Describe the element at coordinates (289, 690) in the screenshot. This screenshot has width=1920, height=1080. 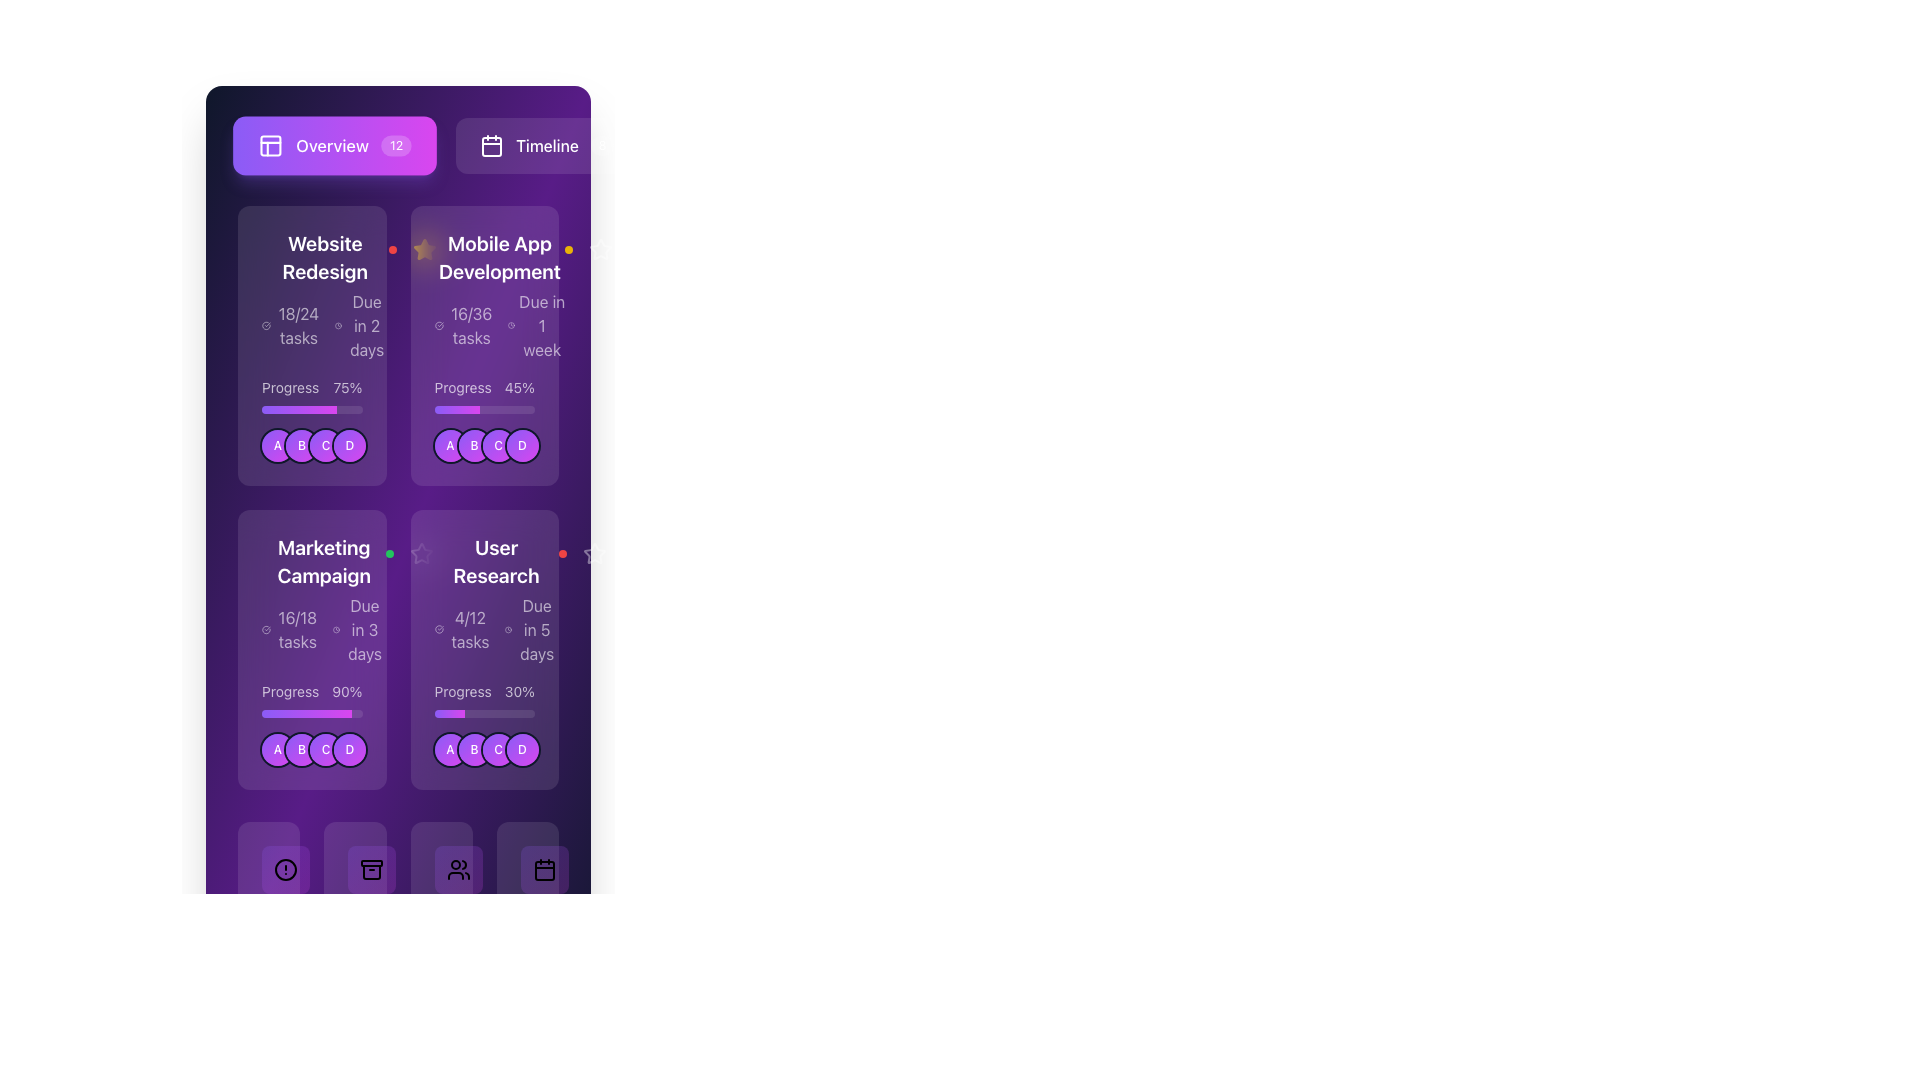
I see `the static text label displaying the word 'Progress' in a small-sized font, located in the bottom-left card labeled 'Marketing Campaign'` at that location.